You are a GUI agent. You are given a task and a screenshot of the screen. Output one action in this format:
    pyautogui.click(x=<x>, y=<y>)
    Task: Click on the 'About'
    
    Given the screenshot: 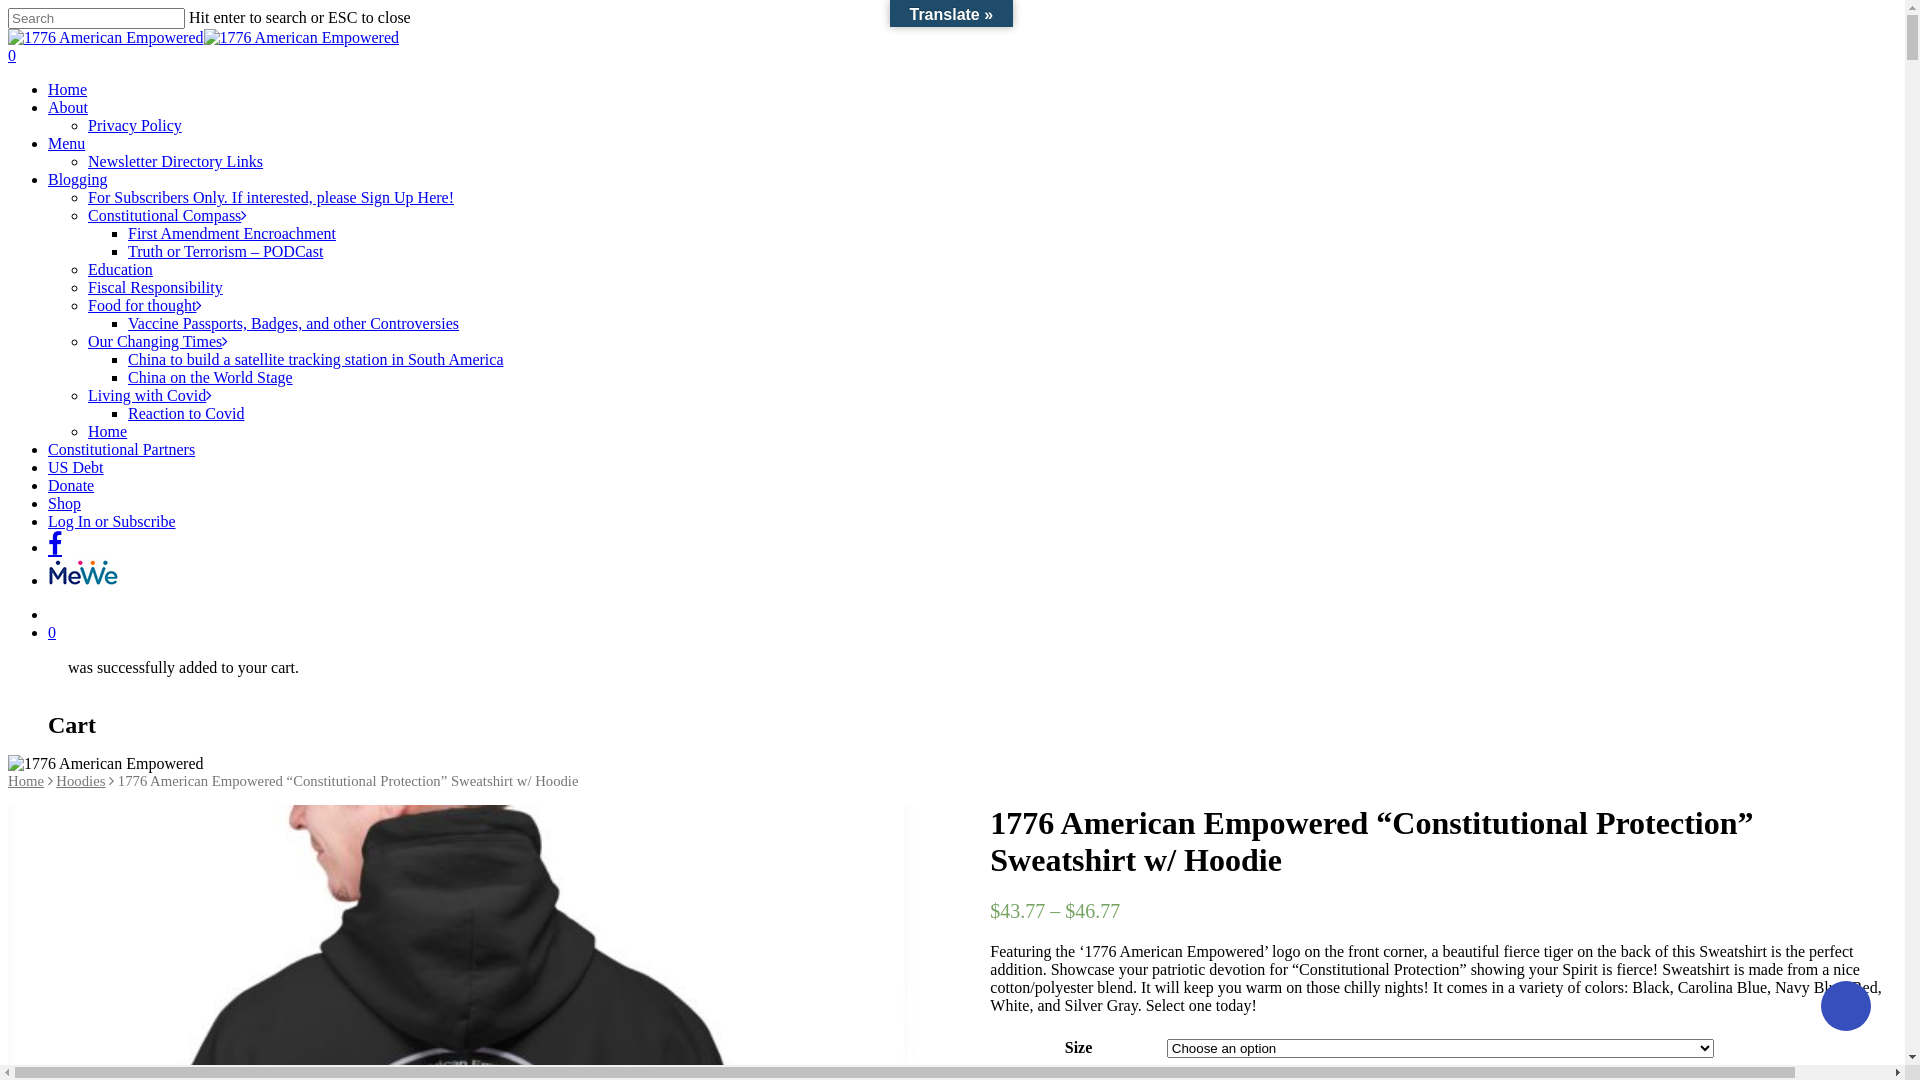 What is the action you would take?
    pyautogui.click(x=48, y=107)
    